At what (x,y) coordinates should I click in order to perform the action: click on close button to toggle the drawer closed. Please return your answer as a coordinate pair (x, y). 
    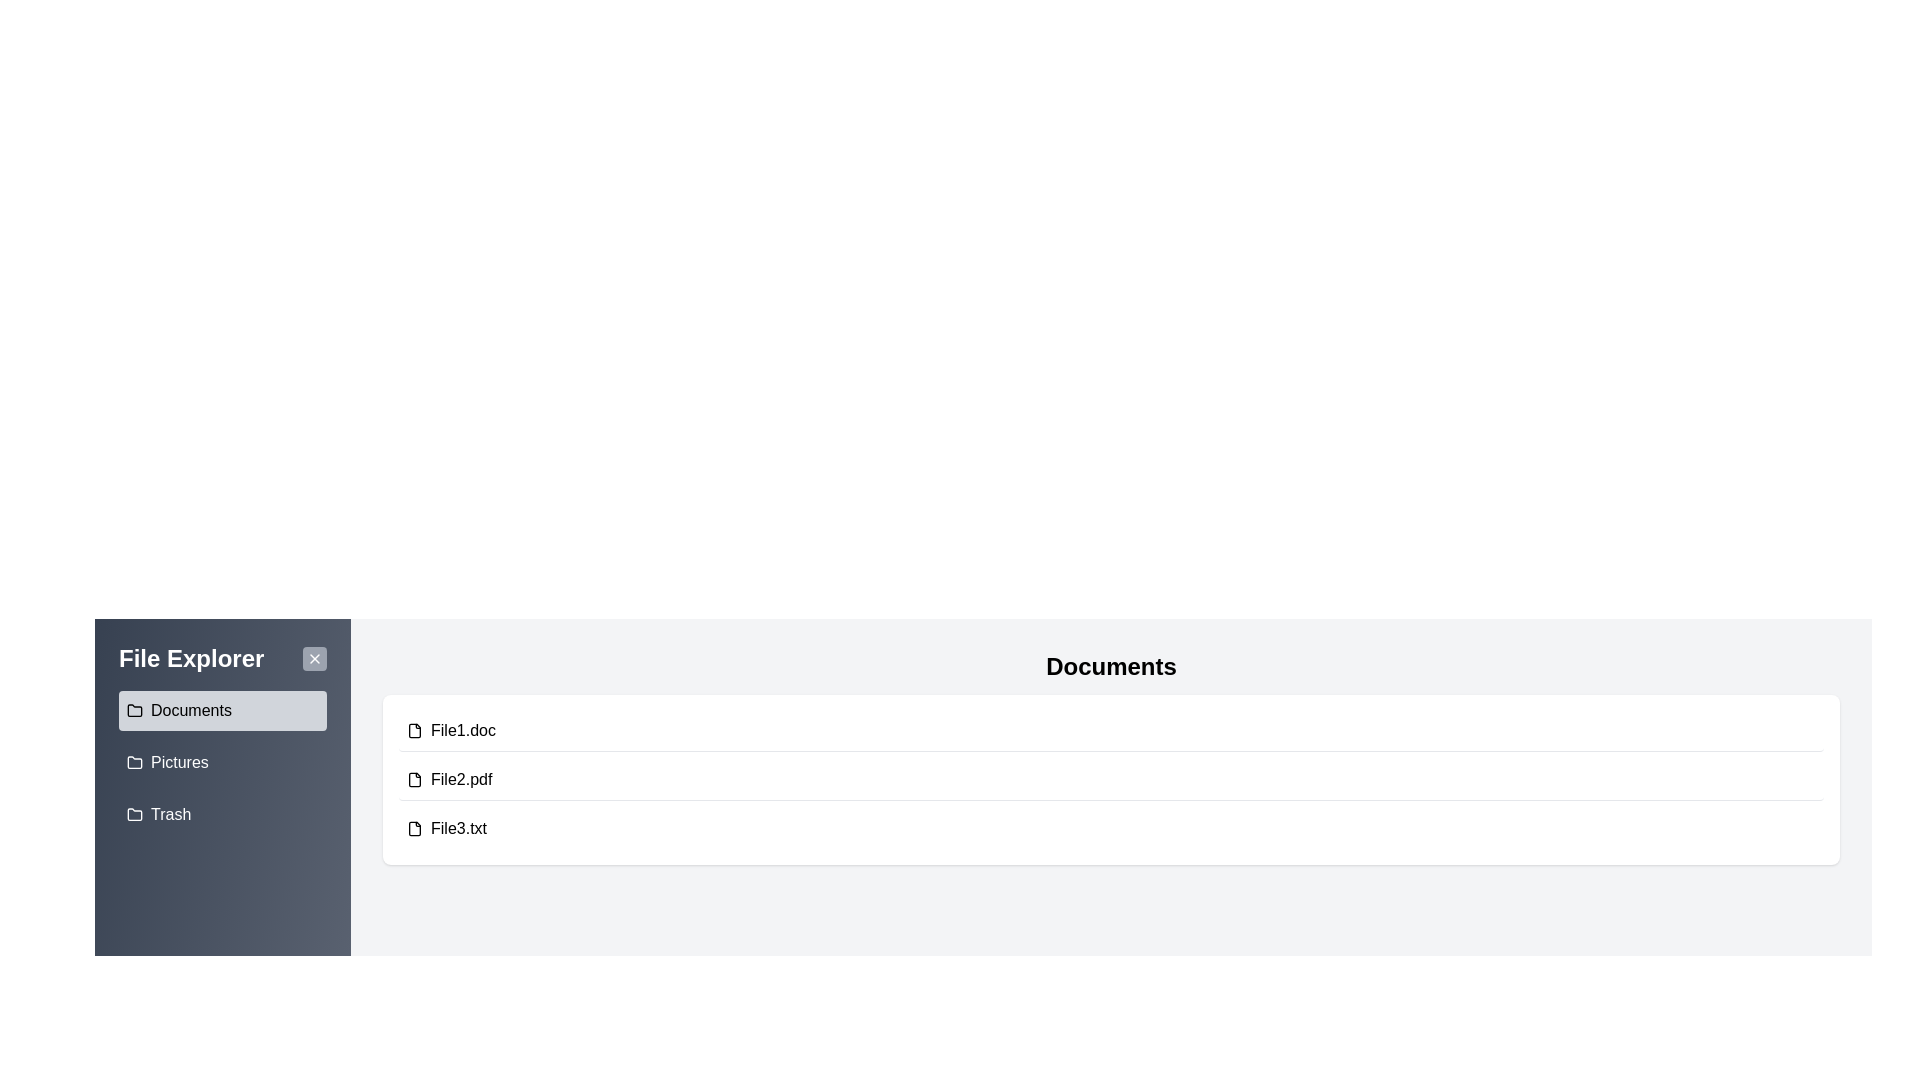
    Looking at the image, I should click on (314, 659).